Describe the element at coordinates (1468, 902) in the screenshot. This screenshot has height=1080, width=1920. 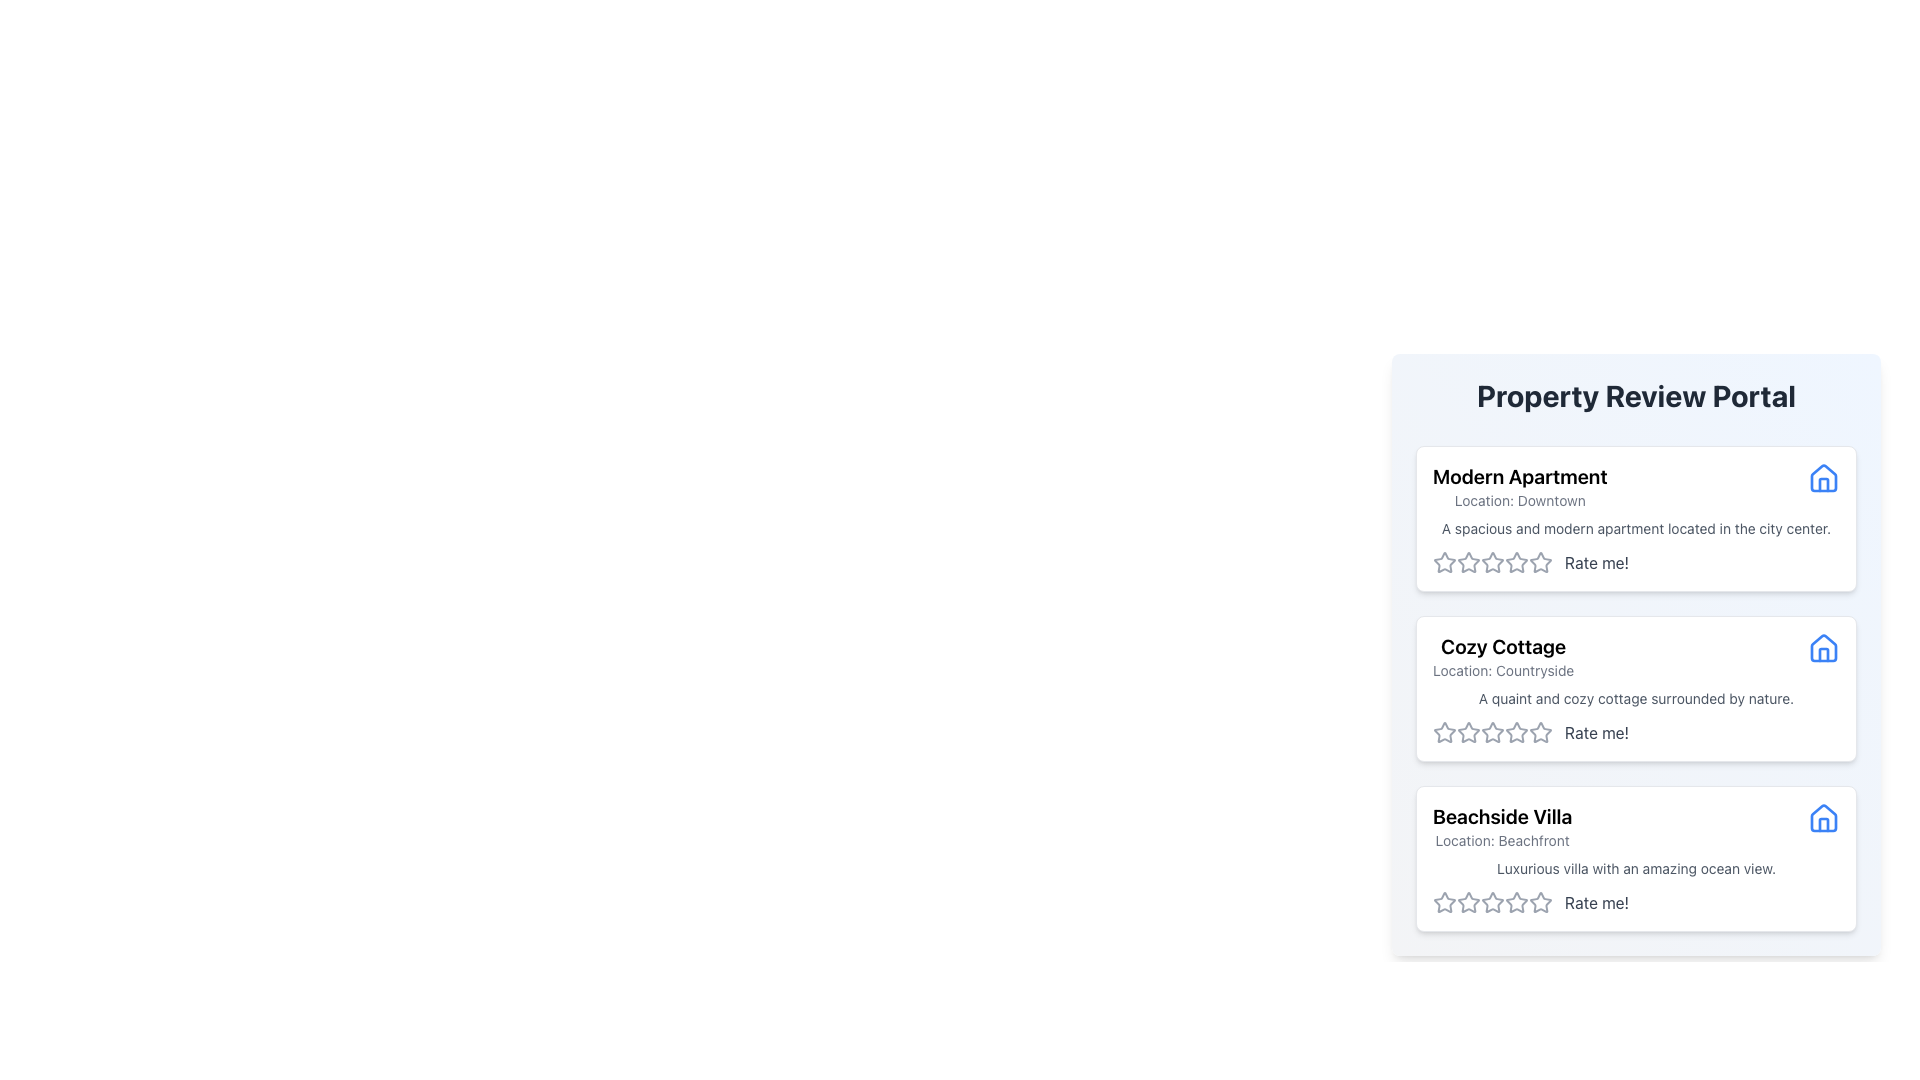
I see `the second star` at that location.